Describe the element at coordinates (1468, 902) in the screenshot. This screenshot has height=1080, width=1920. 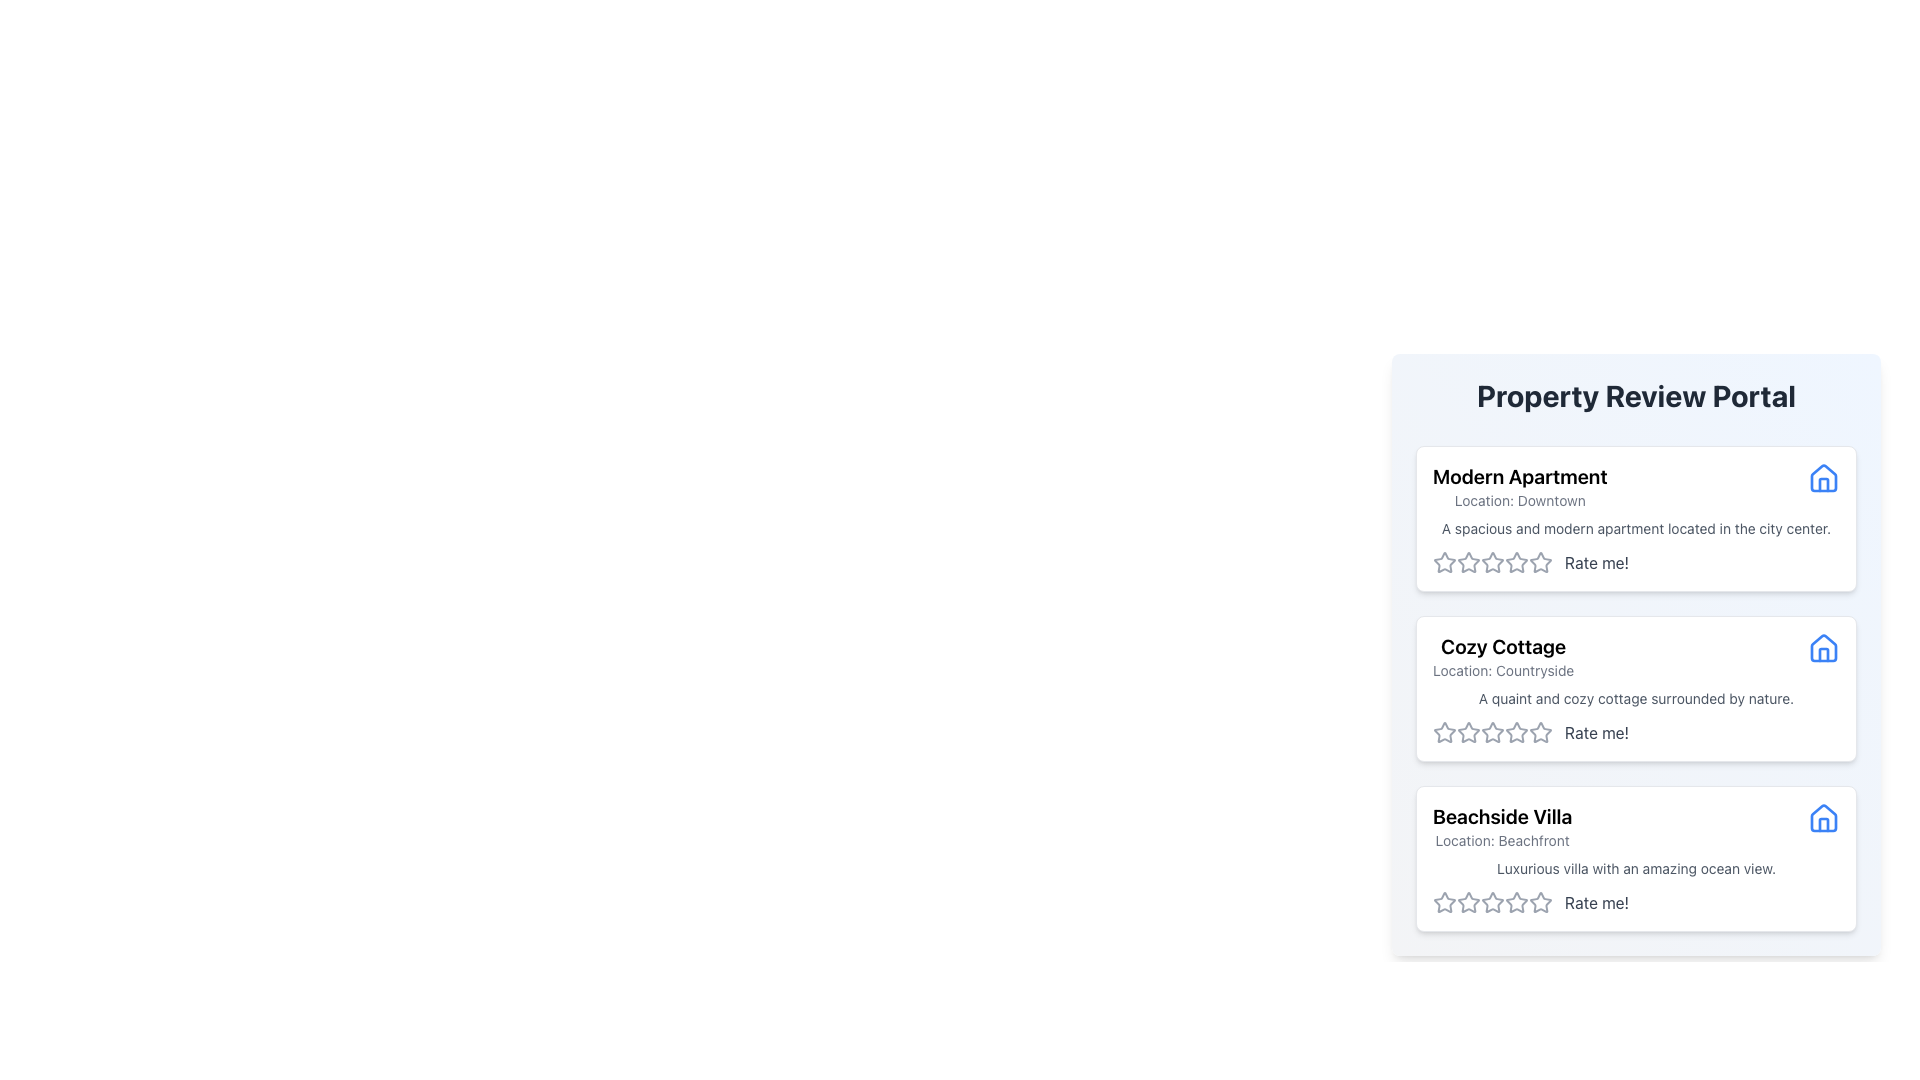
I see `the second star` at that location.